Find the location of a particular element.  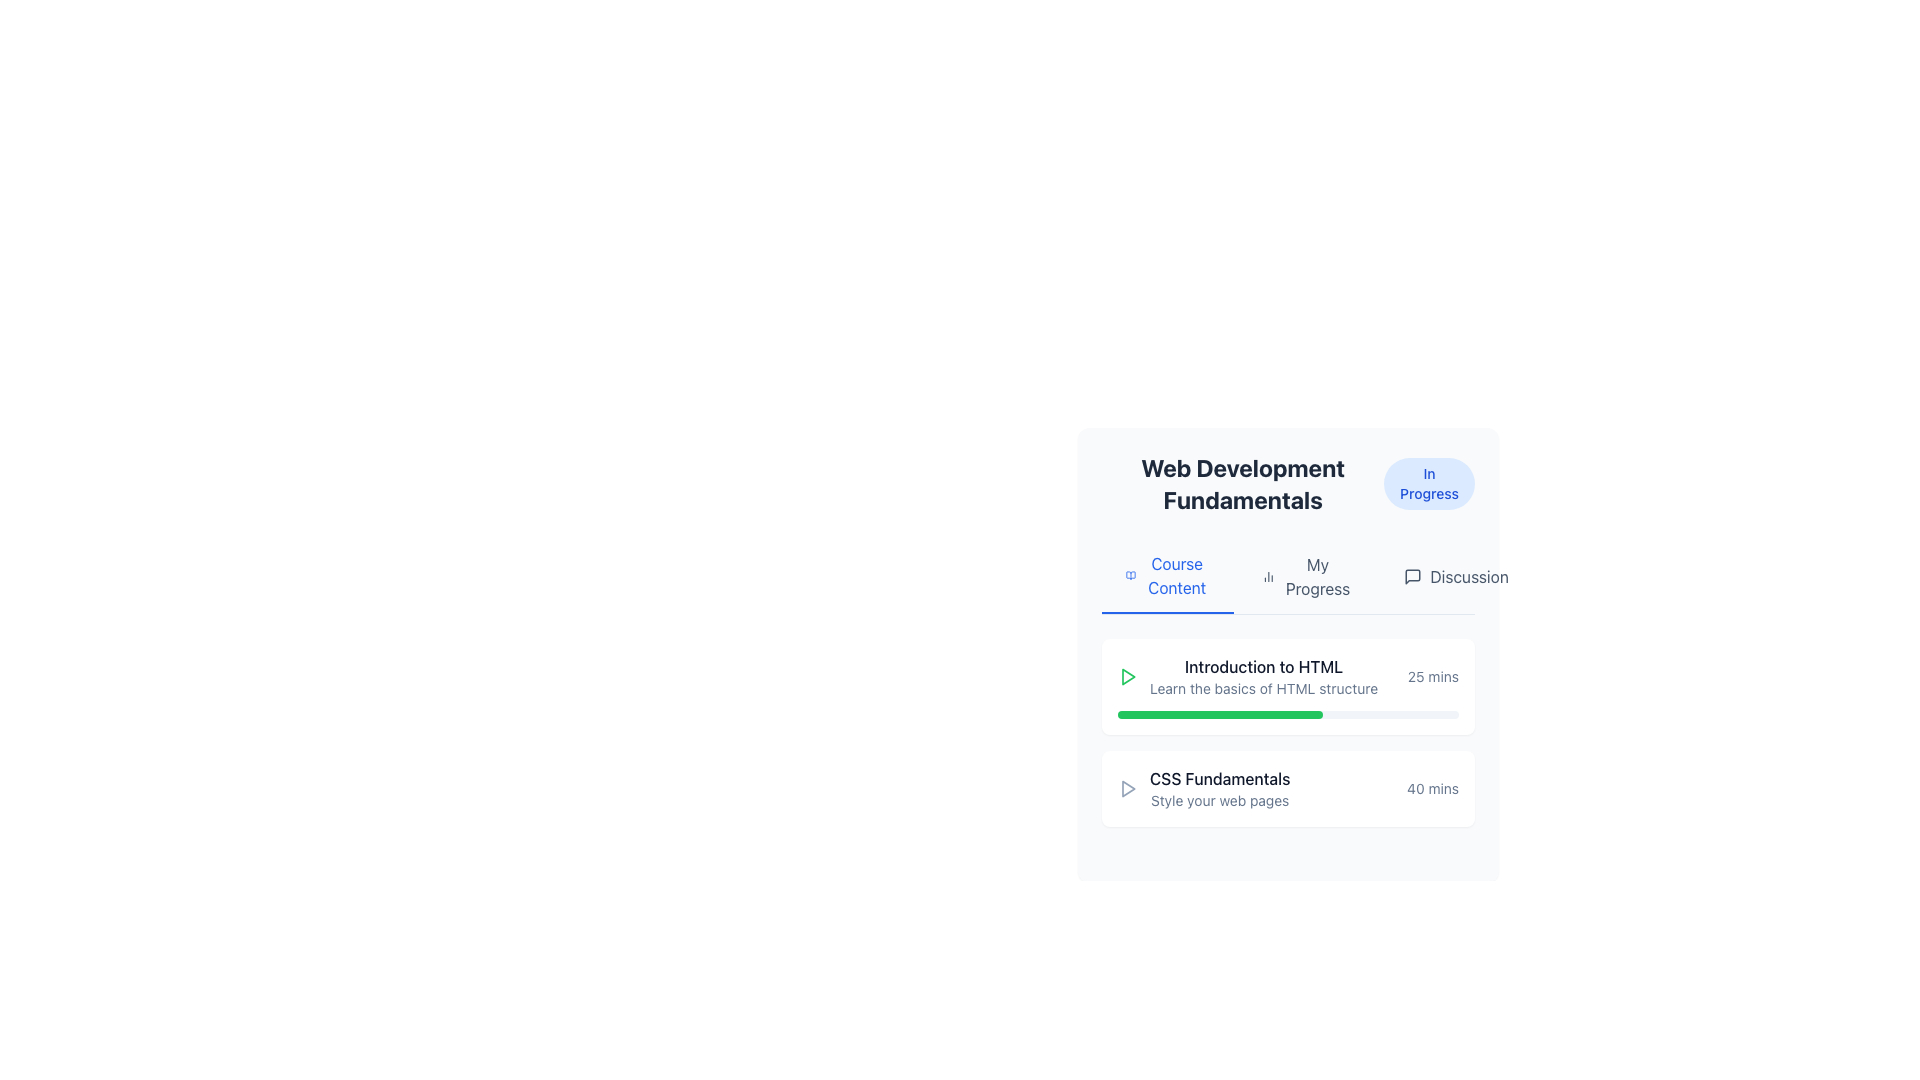

the clickable course card for 'CSS Fundamentals' located in the second position under 'Web Development Fundamentals' is located at coordinates (1288, 788).